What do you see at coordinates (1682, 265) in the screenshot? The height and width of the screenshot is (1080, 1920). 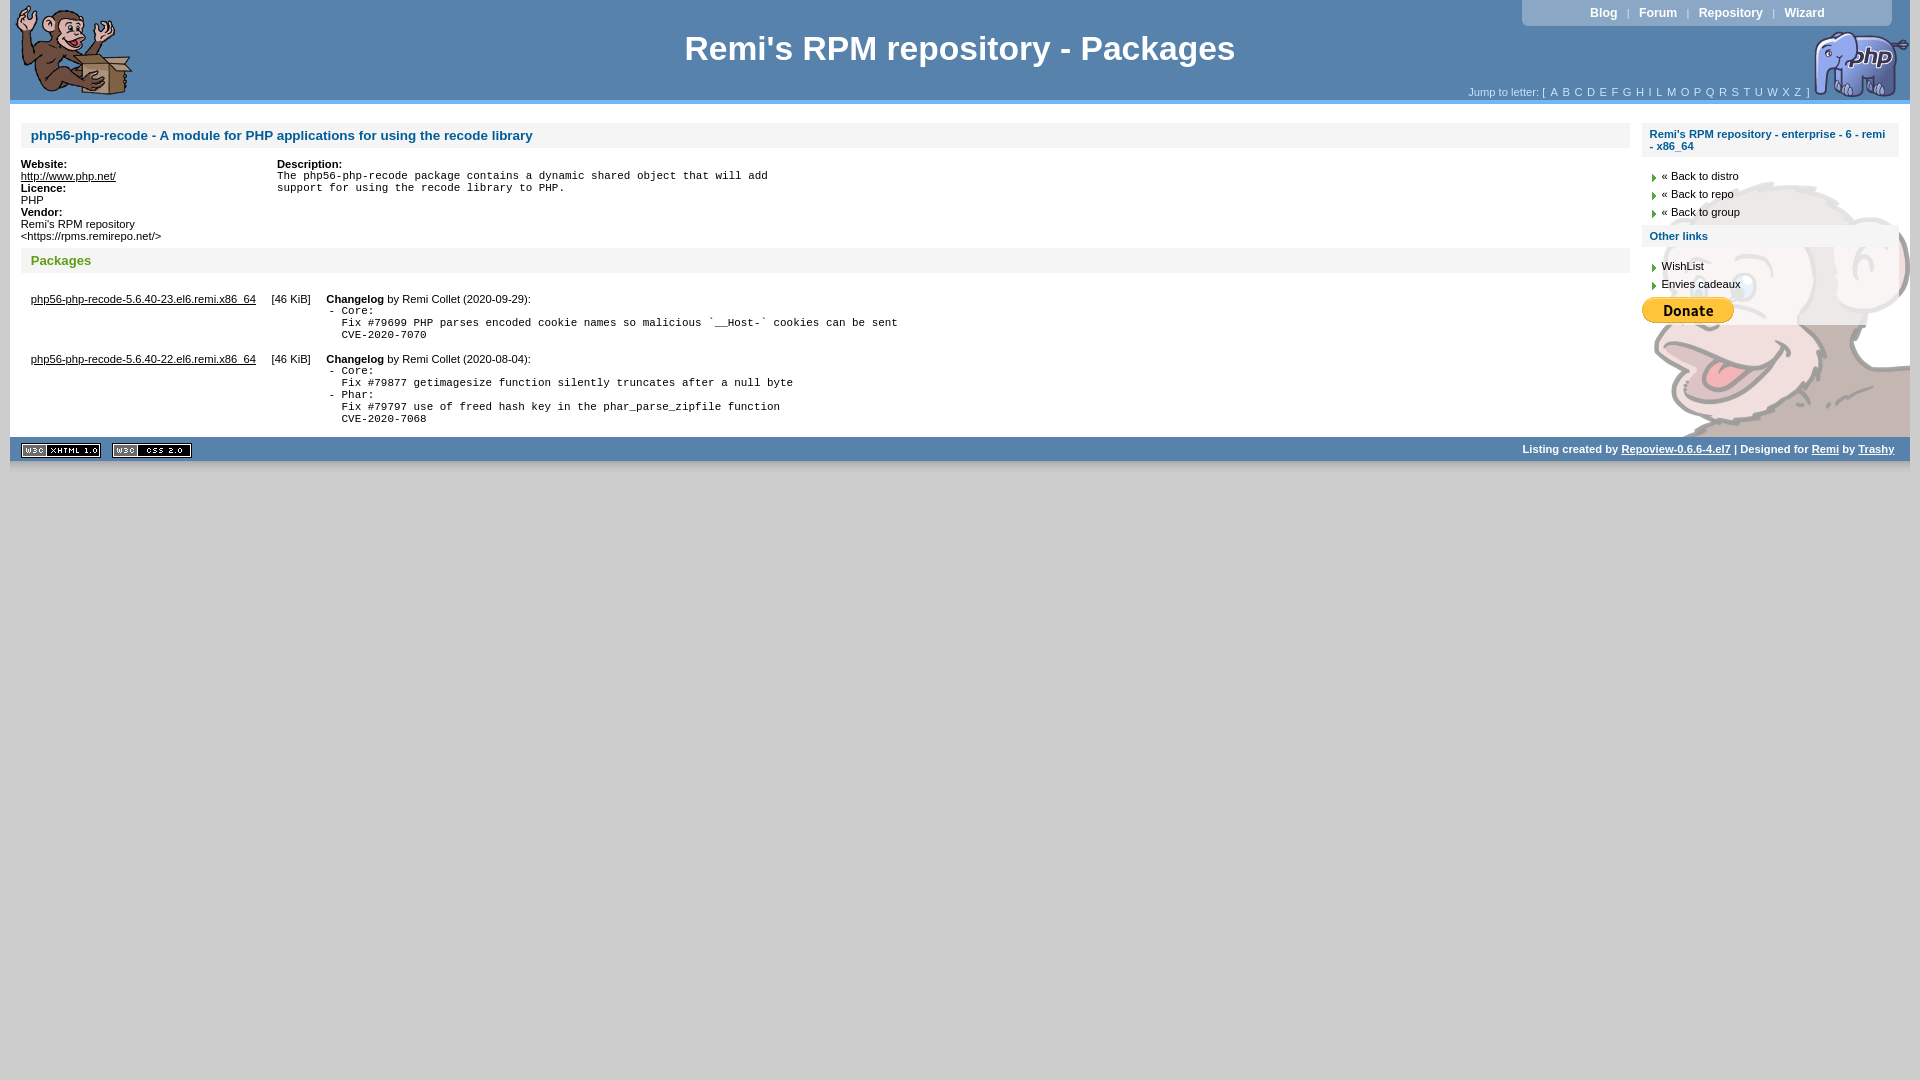 I see `'WishList'` at bounding box center [1682, 265].